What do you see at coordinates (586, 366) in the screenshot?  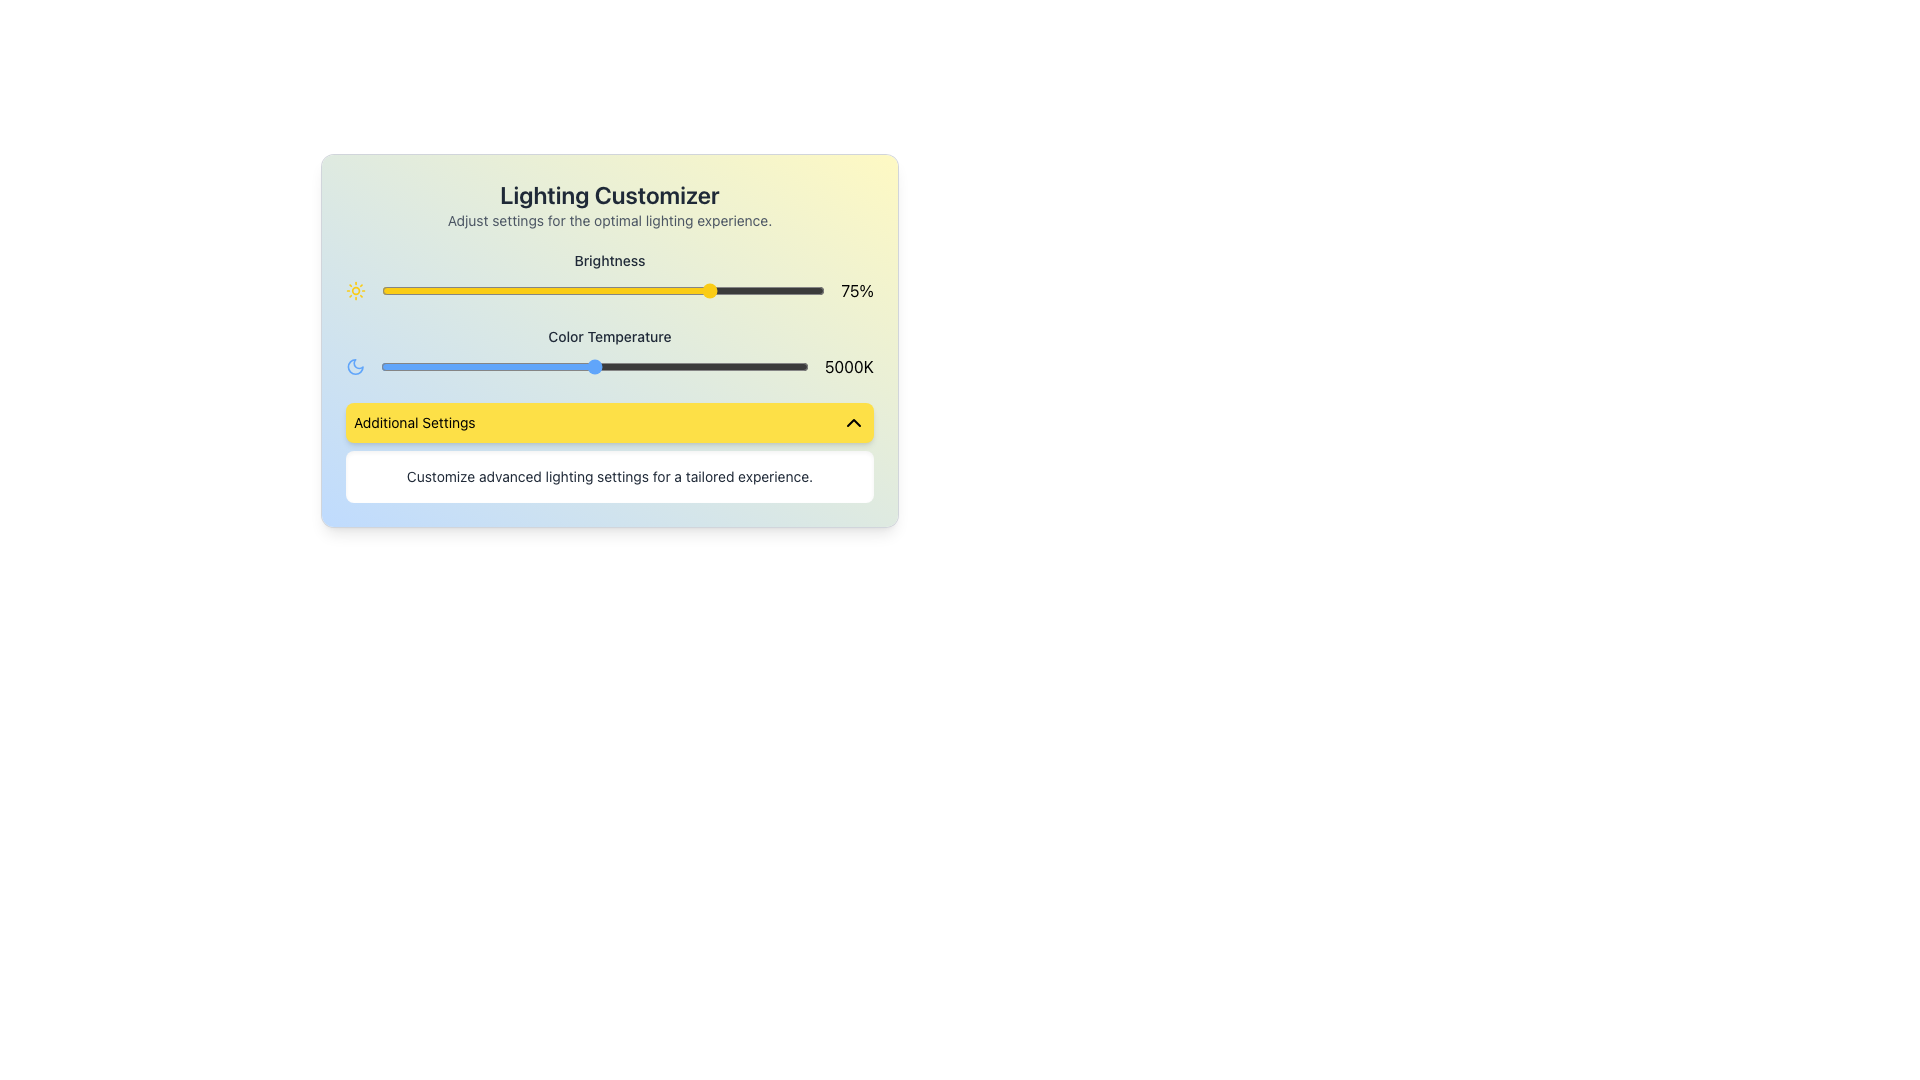 I see `the color temperature` at bounding box center [586, 366].